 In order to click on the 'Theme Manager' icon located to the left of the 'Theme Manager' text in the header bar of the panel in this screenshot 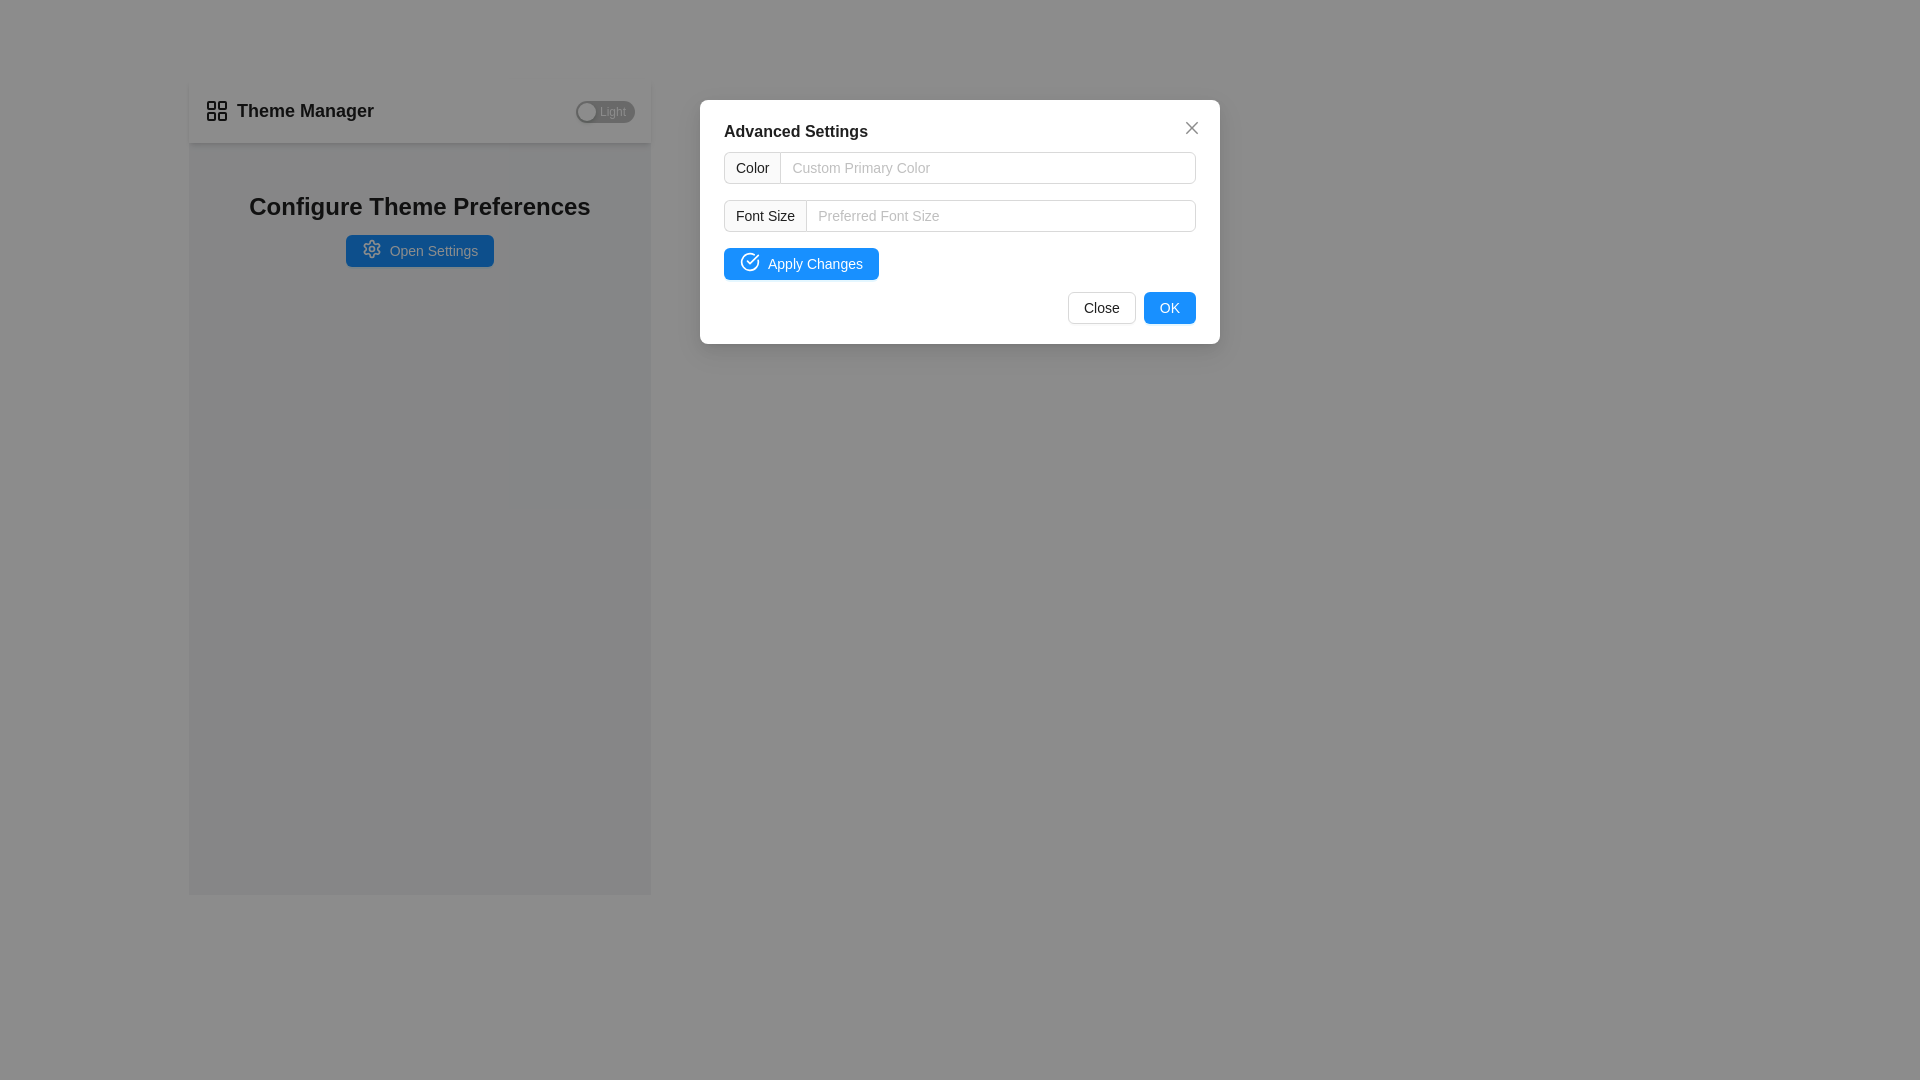, I will do `click(216, 111)`.